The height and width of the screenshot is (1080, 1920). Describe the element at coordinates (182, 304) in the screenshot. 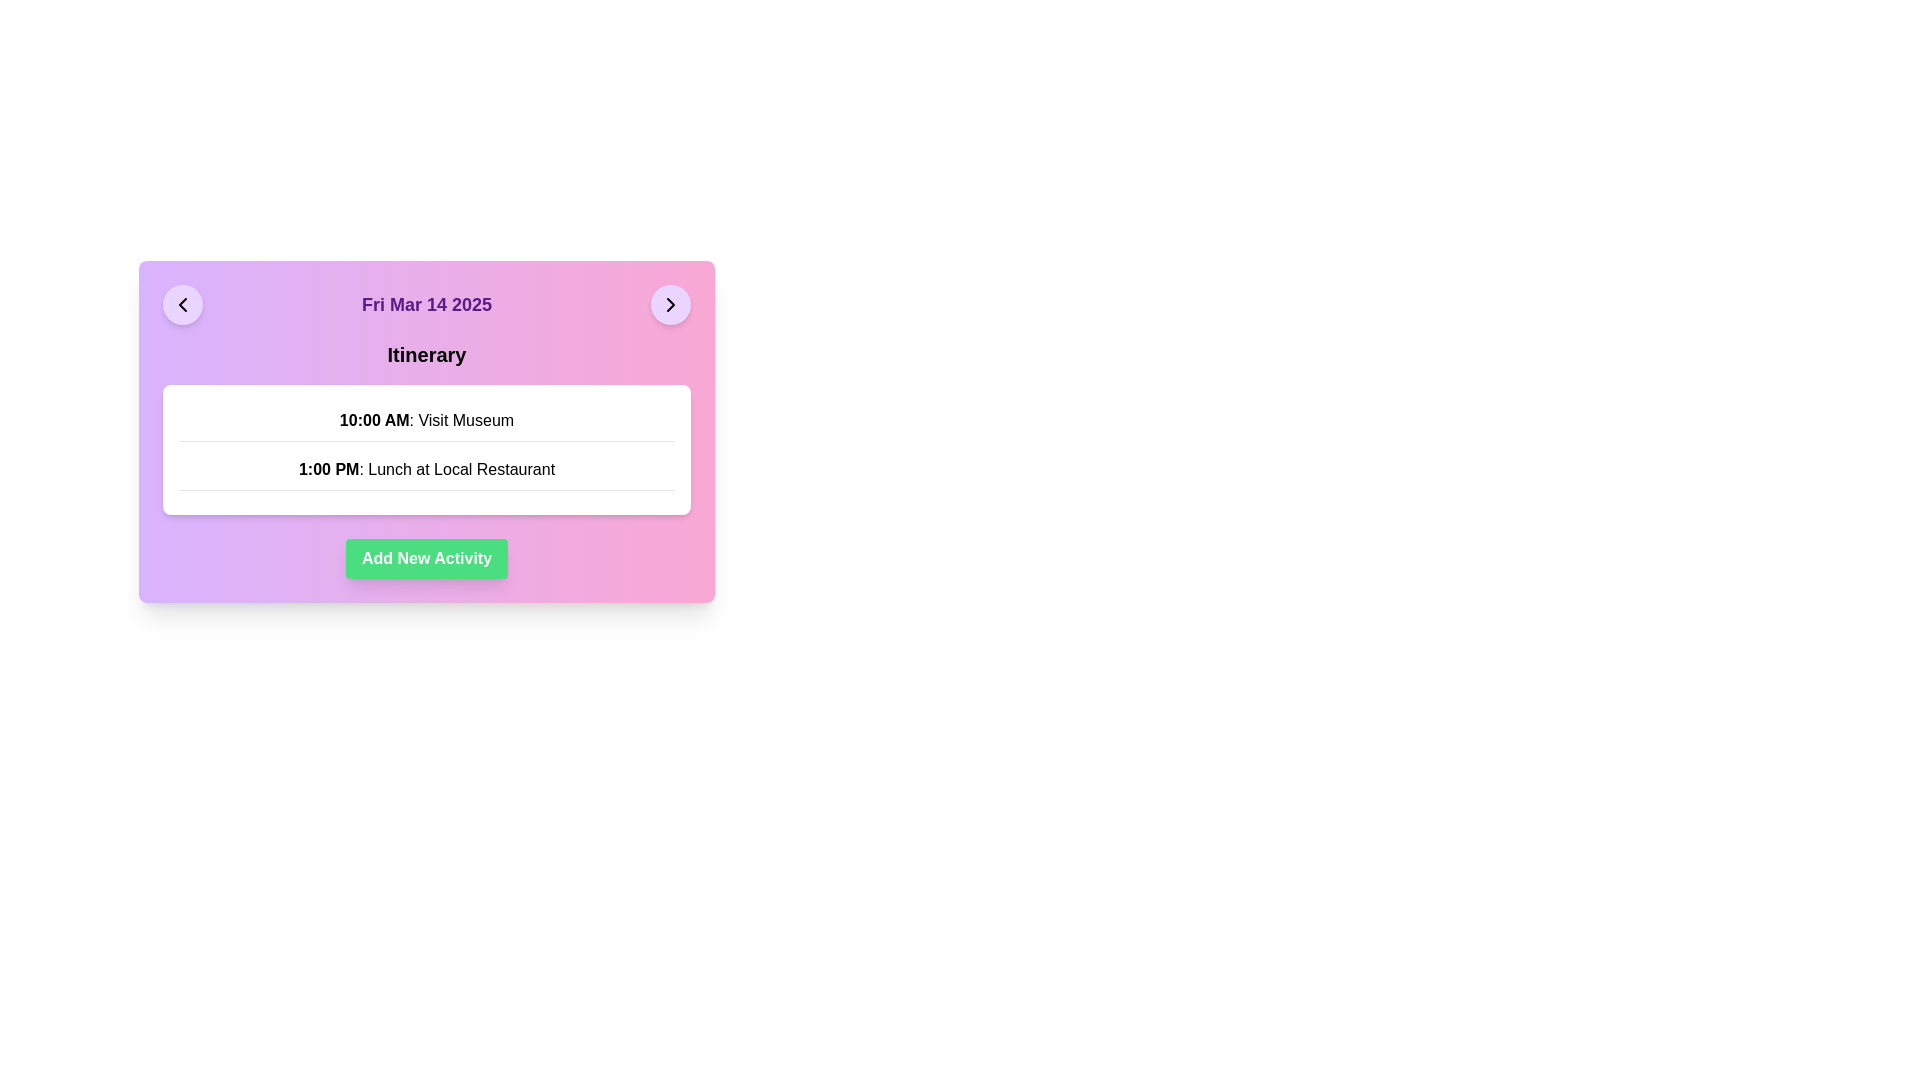

I see `the Chevron Left SVG Icon located in the top-left portion of the card interface to observe any tooltip or styling changes` at that location.